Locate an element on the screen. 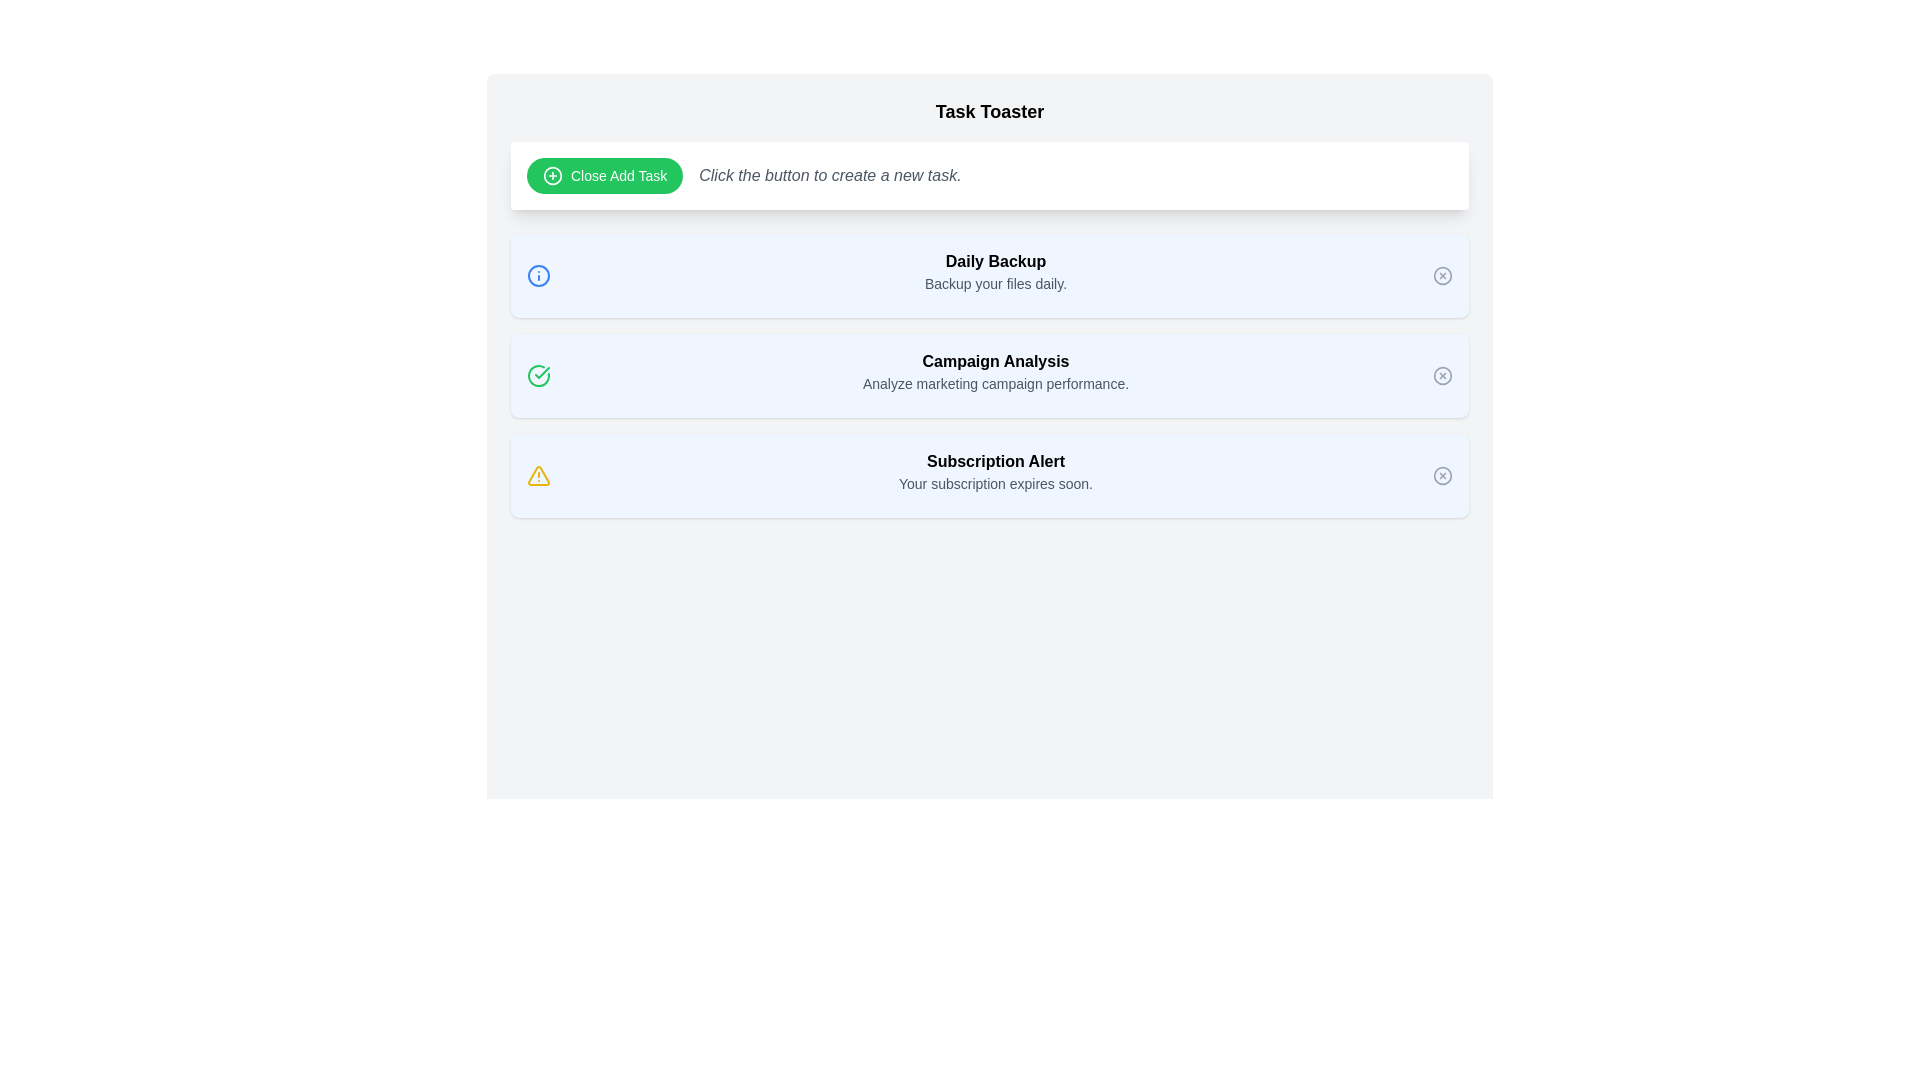 The width and height of the screenshot is (1920, 1080). the informational text block about the daily backup feature located under the 'Task Toaster' heading to interact with possible tooltip or further information is located at coordinates (996, 276).